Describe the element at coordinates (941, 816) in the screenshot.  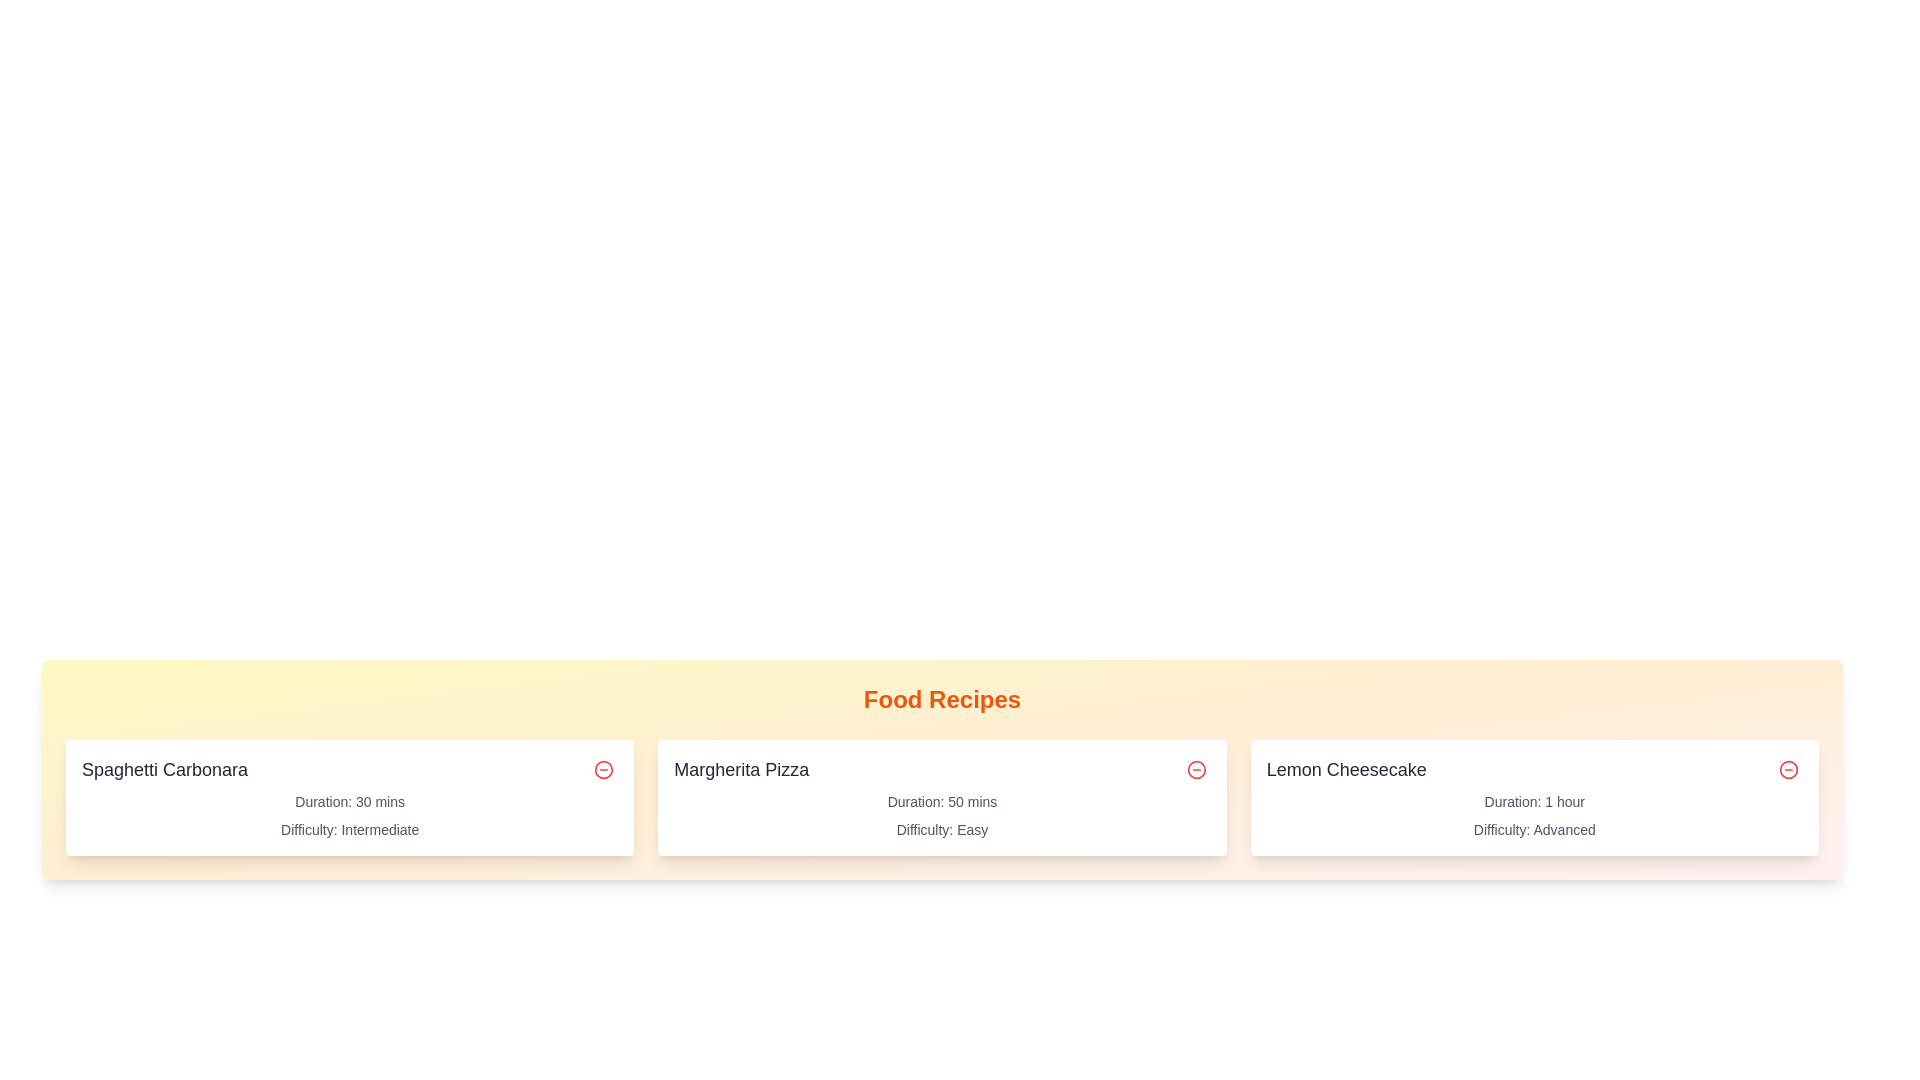
I see `the Text Display Group that provides additional information about the Margherita Pizza recipe, specifically its preparation duration and difficulty level` at that location.